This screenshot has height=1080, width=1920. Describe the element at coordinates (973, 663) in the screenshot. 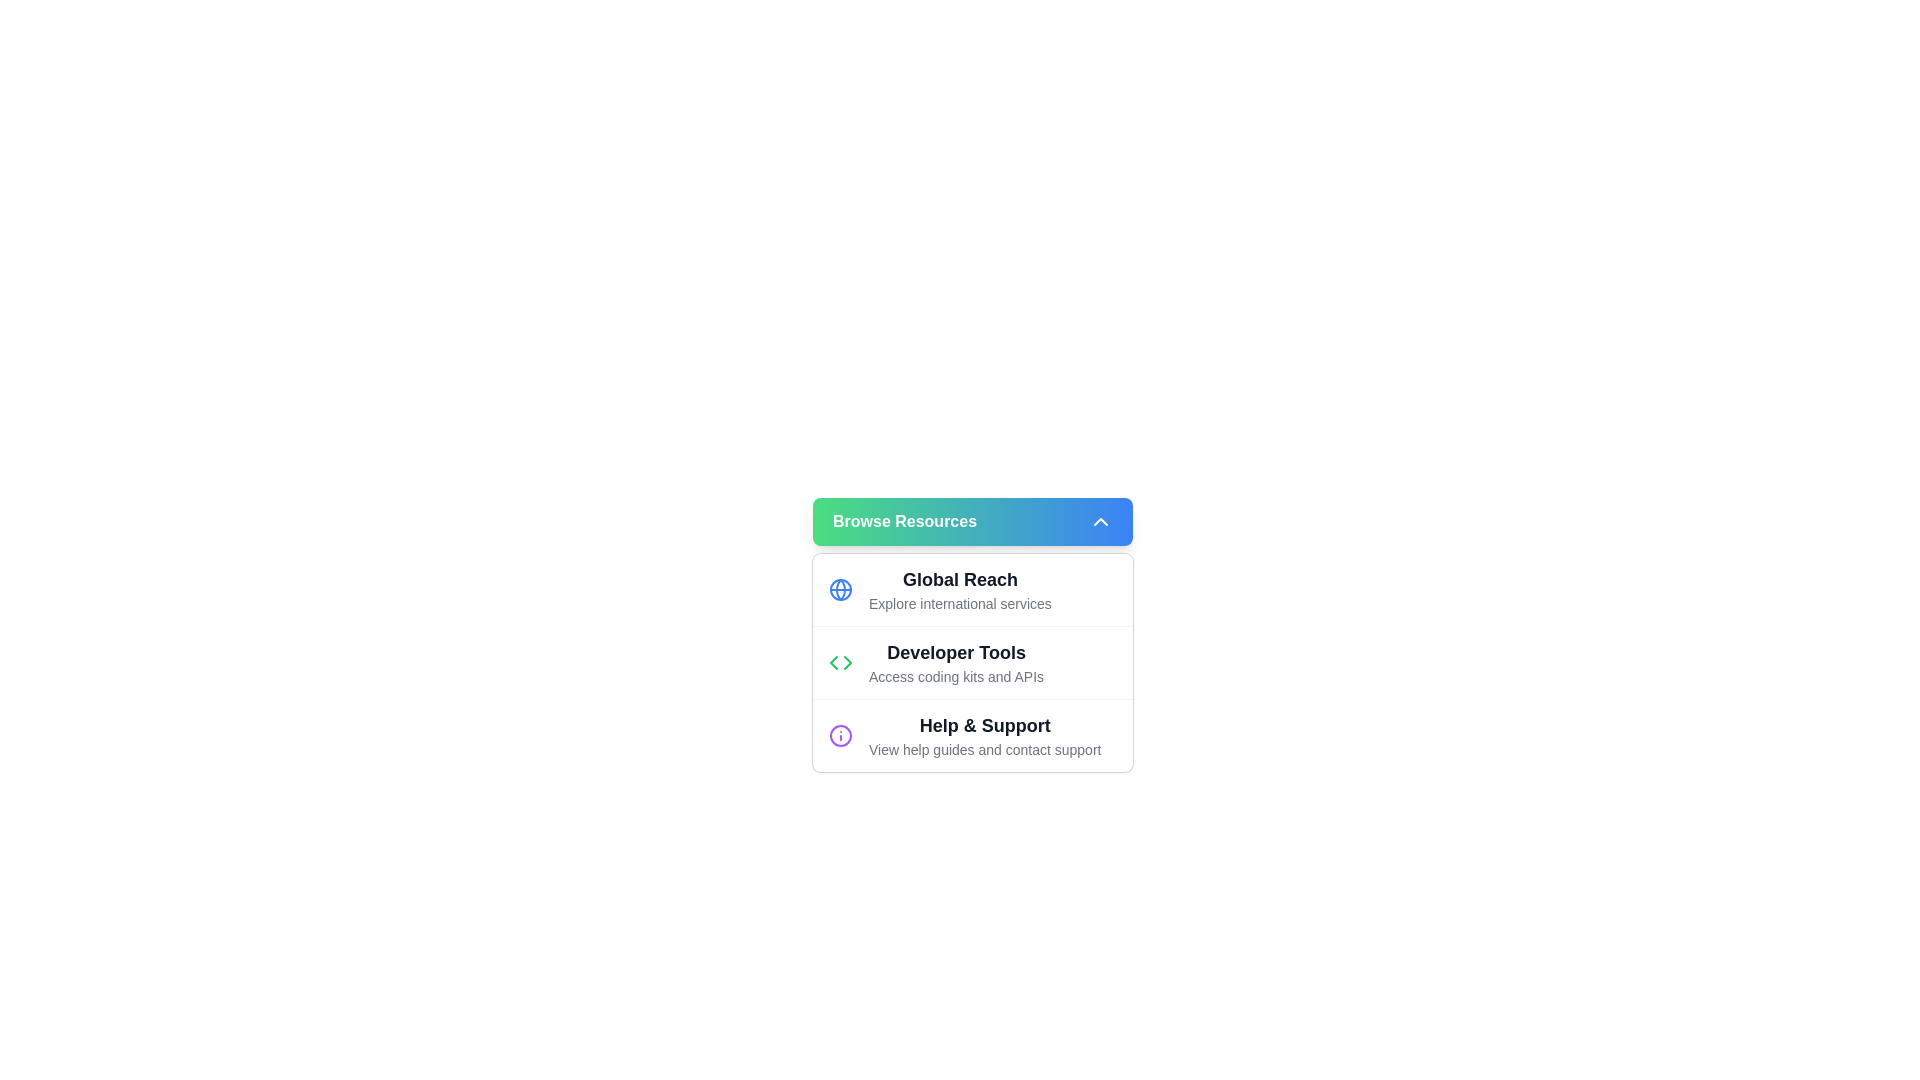

I see `the 'Developer Tools' dropdown menu item, which is the second item in the list, featuring an icon of angled brackets in green and located within the 'Browse Resources' component` at that location.